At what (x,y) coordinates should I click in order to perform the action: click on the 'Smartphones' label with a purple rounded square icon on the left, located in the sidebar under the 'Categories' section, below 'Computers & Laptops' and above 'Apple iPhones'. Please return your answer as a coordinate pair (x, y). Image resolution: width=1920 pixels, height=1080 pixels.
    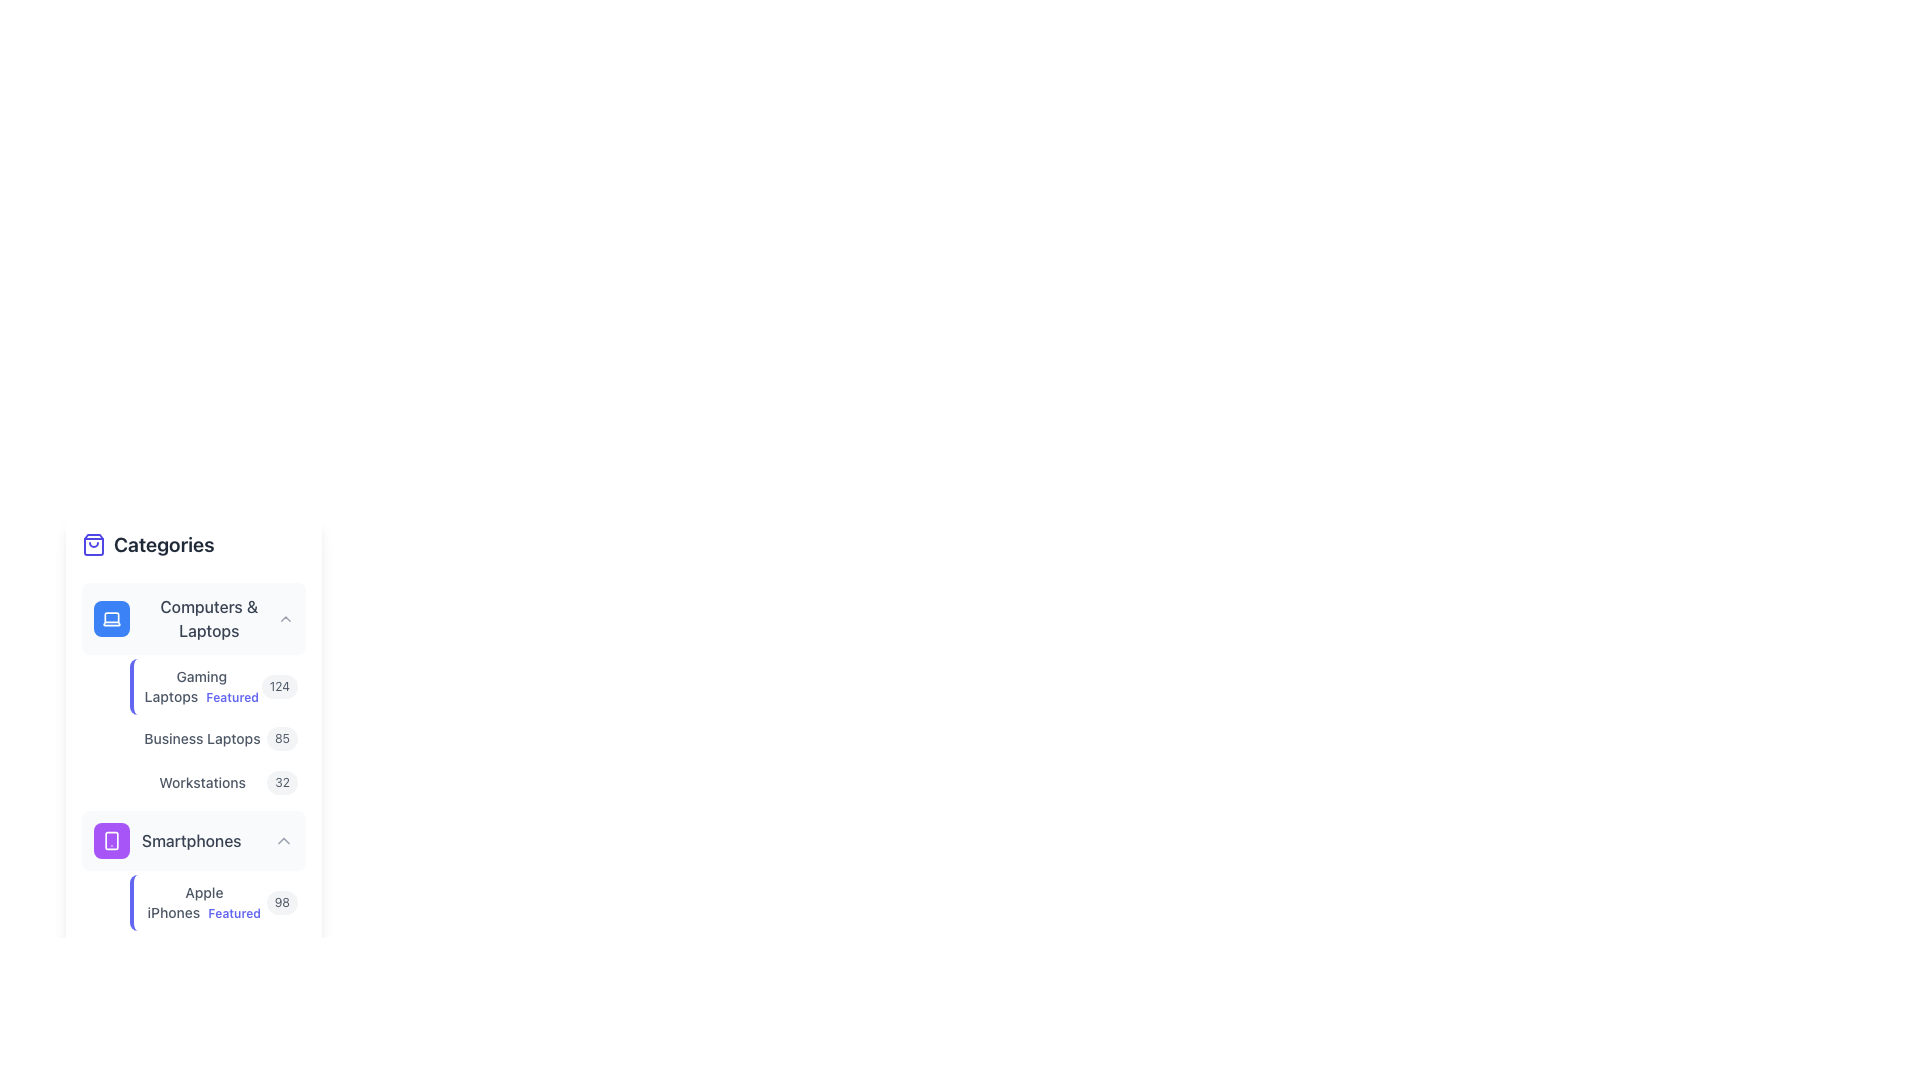
    Looking at the image, I should click on (167, 840).